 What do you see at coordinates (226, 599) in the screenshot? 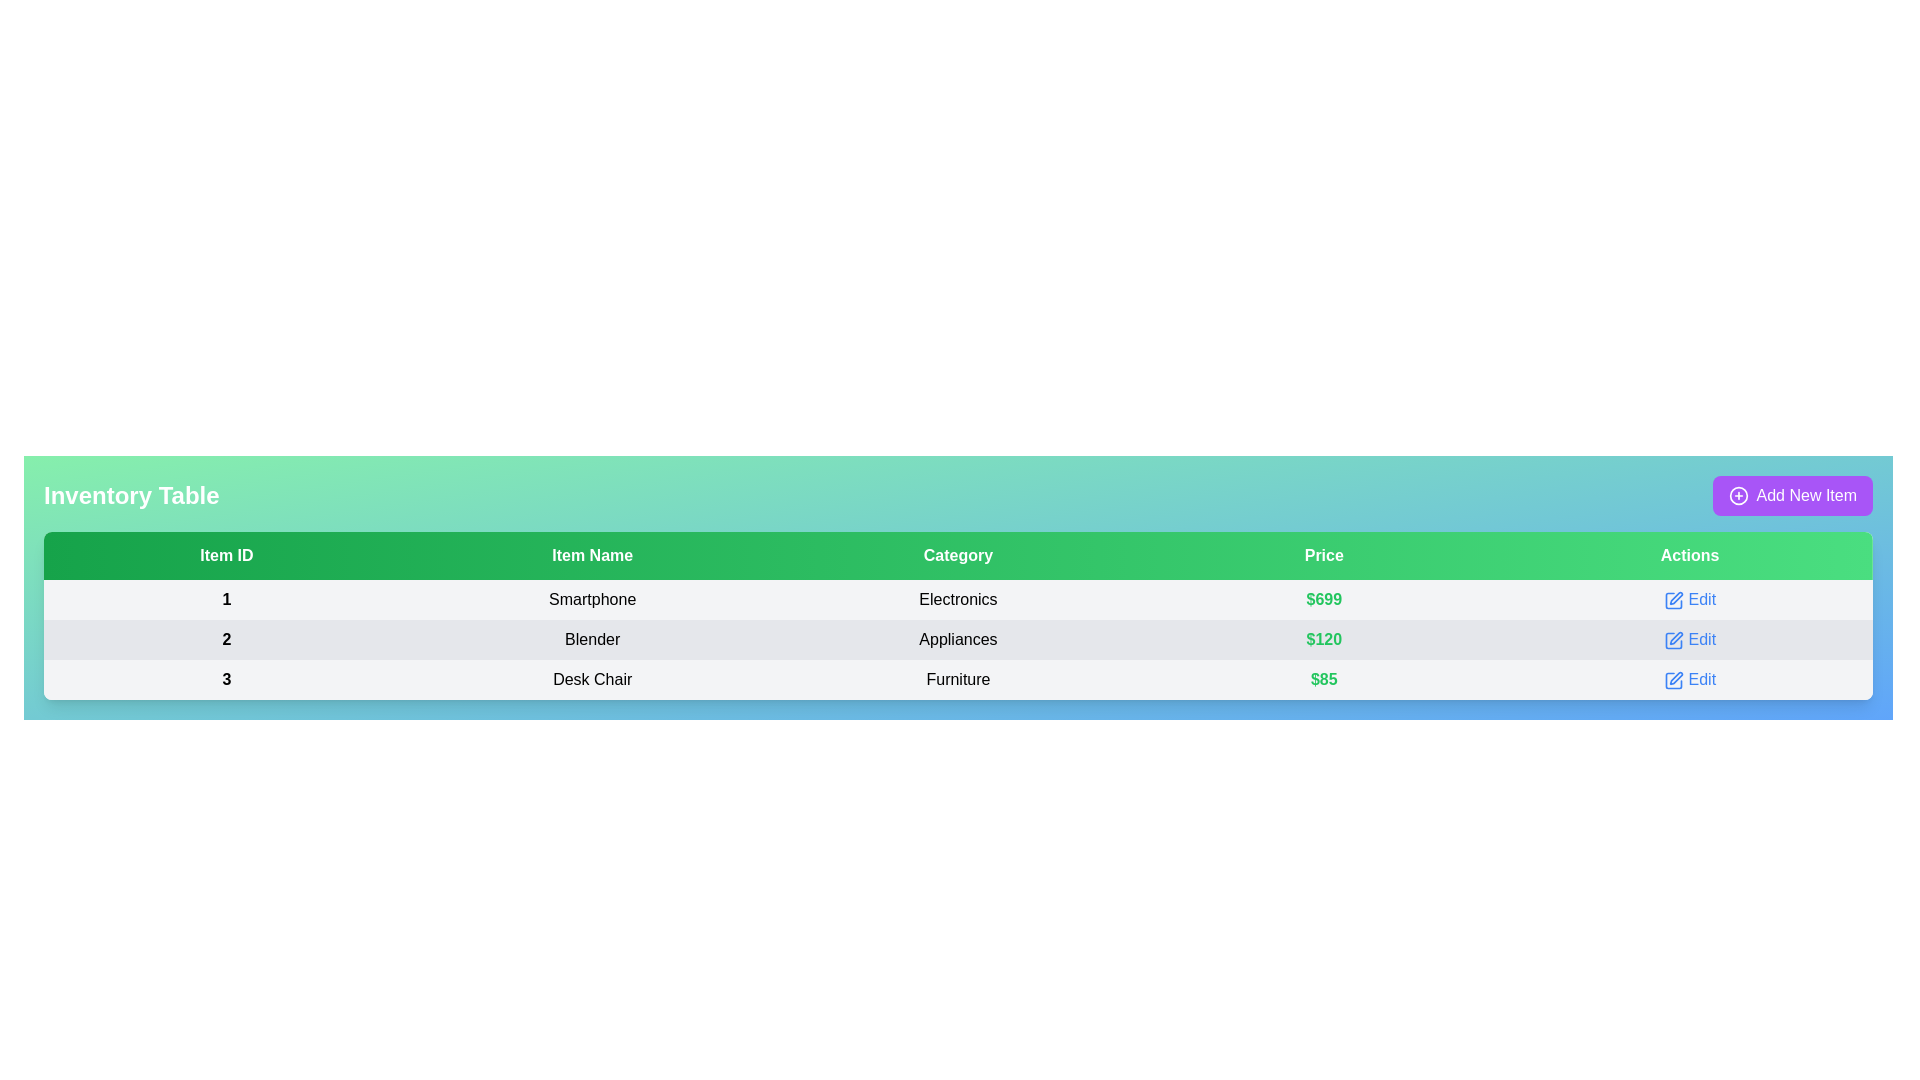
I see `the bold-styled number '1' Text Label element in the first column of the first data row of the table, which is aligned under the 'Item ID' column heading` at bounding box center [226, 599].